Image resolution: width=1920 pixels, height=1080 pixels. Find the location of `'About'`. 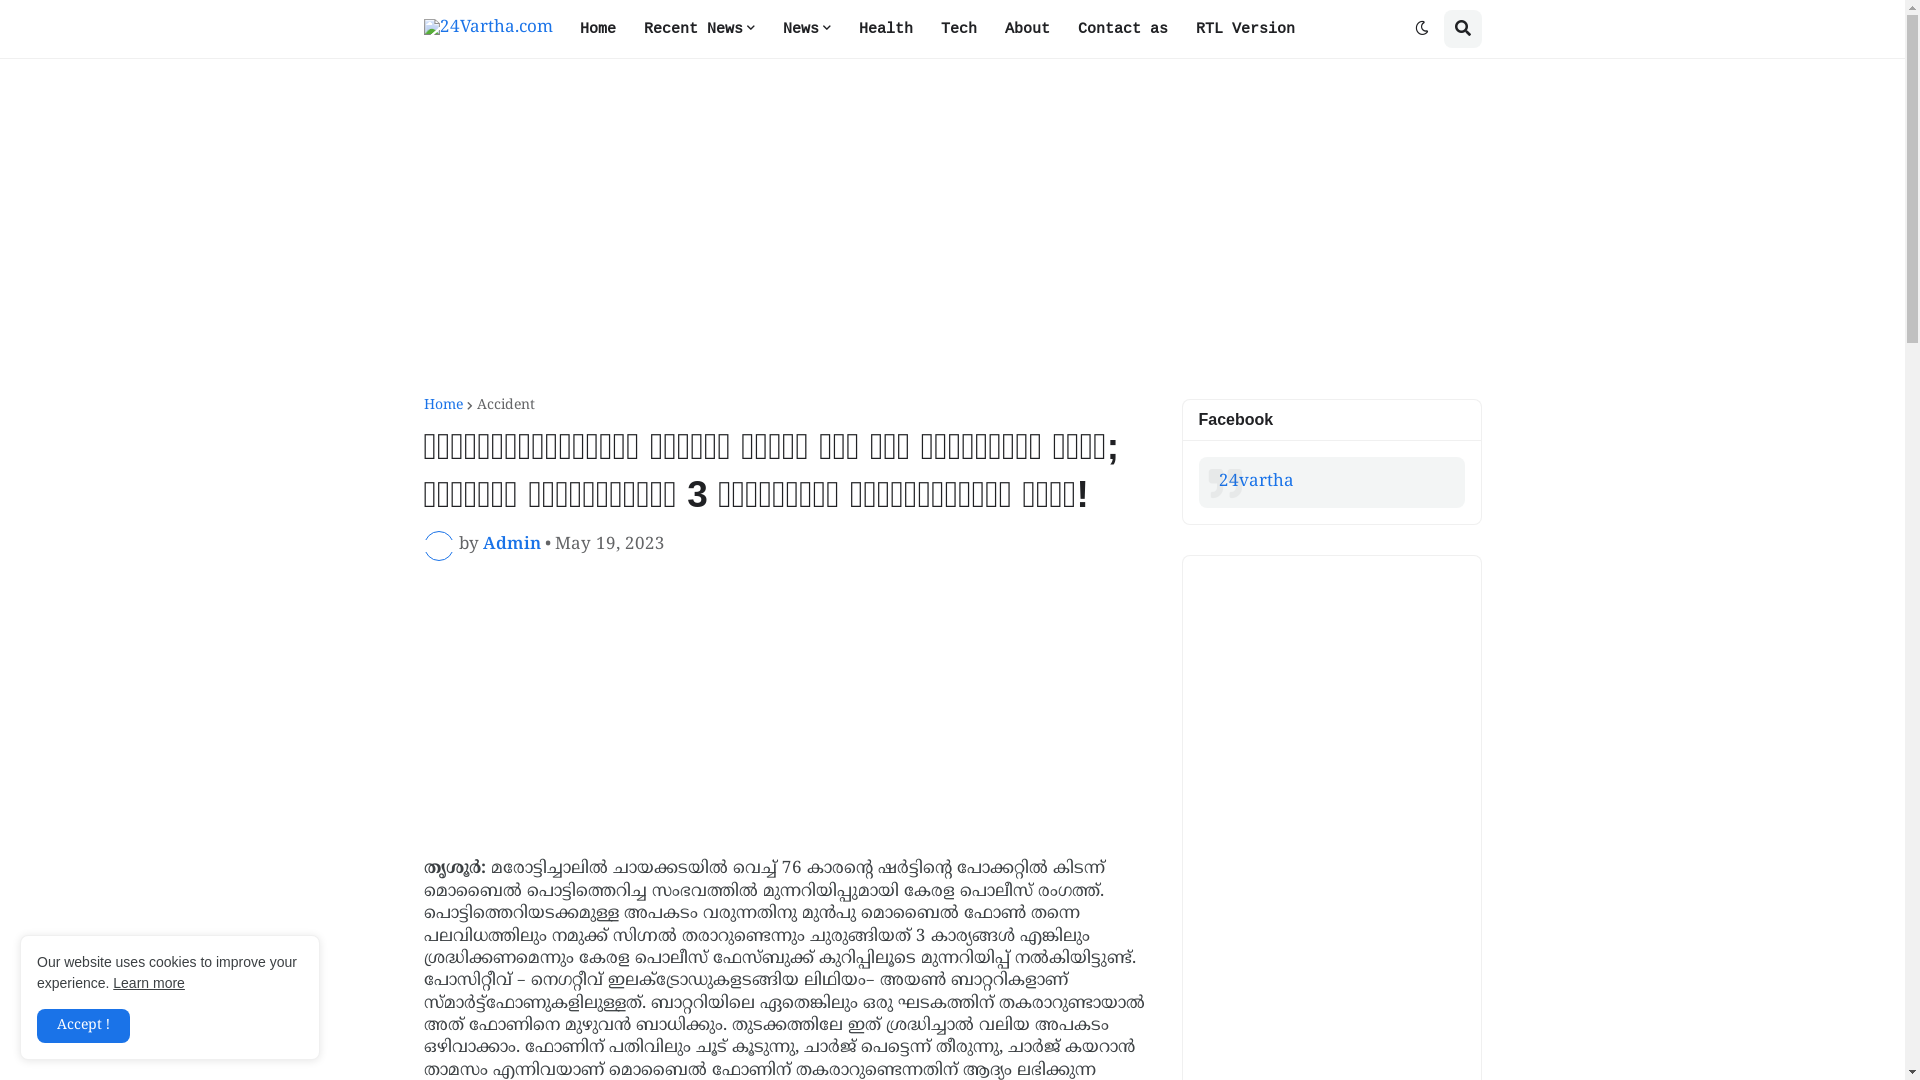

'About' is located at coordinates (1026, 29).